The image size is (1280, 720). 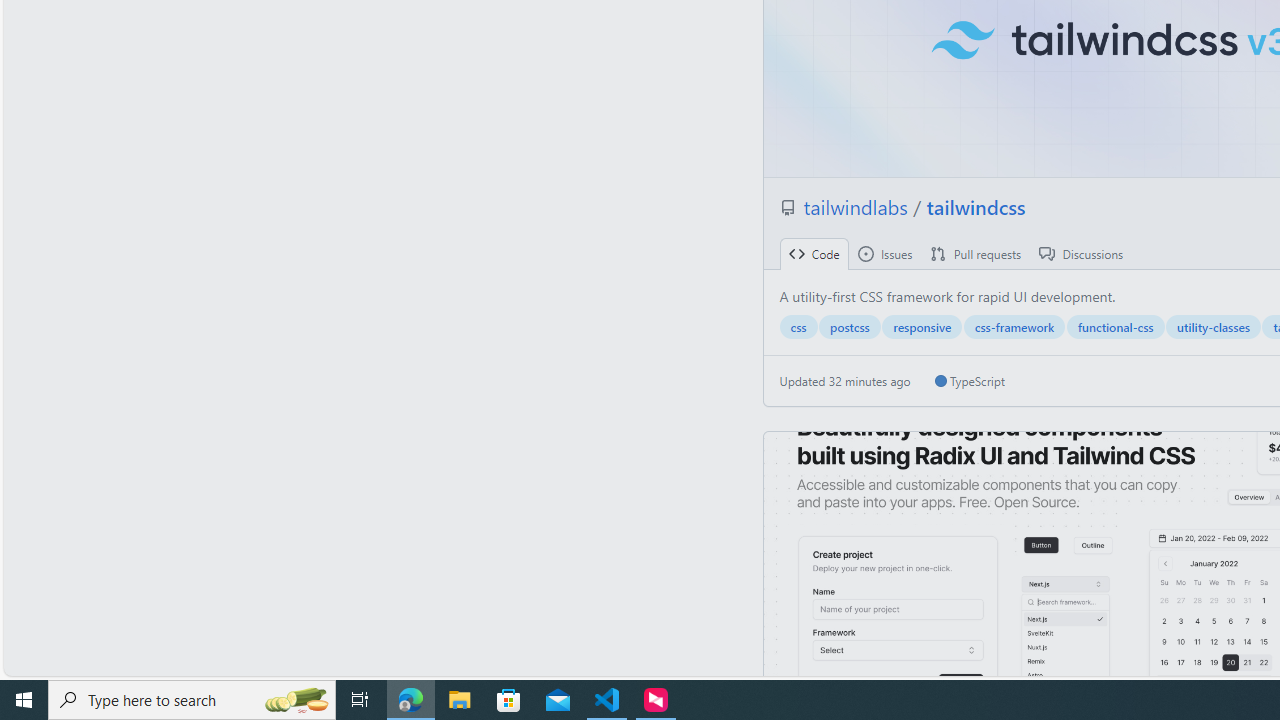 What do you see at coordinates (883, 253) in the screenshot?
I see `' Issues'` at bounding box center [883, 253].